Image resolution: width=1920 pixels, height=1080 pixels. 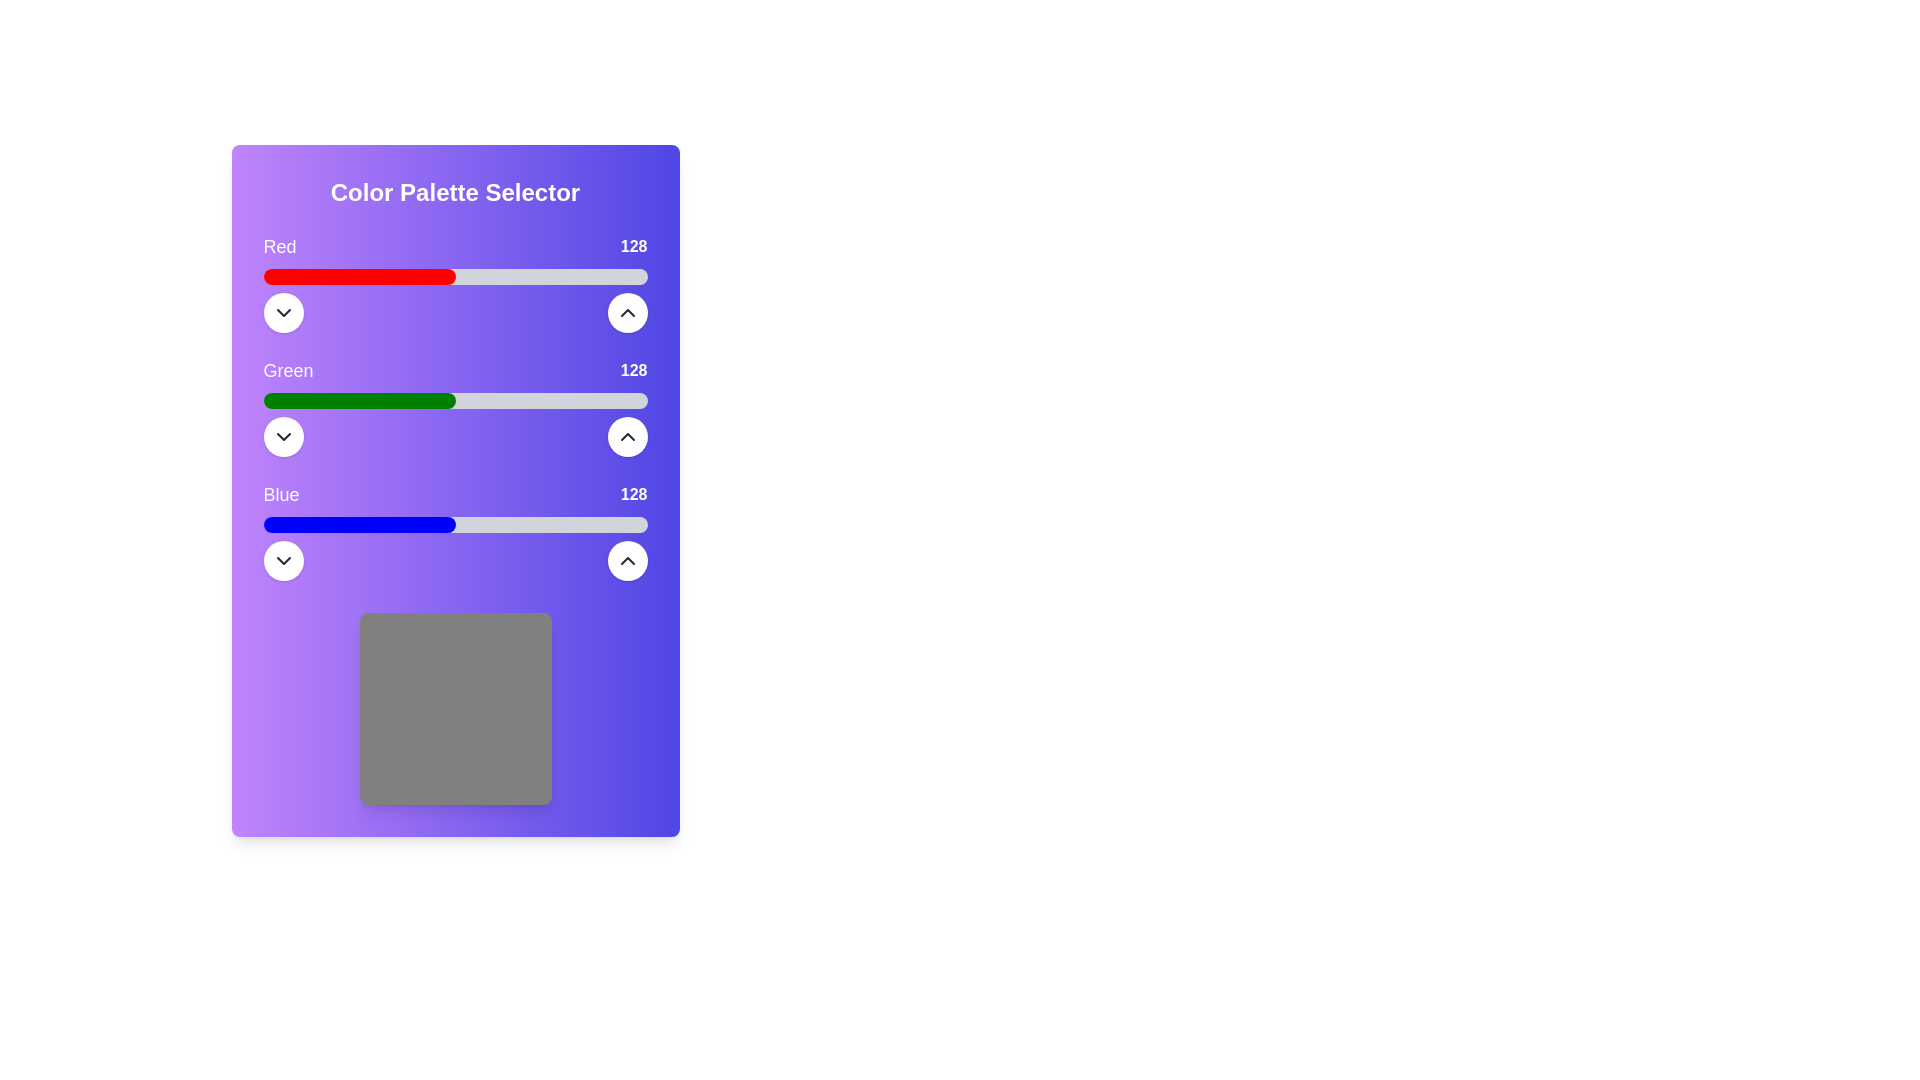 I want to click on the green component of the color, so click(x=496, y=401).